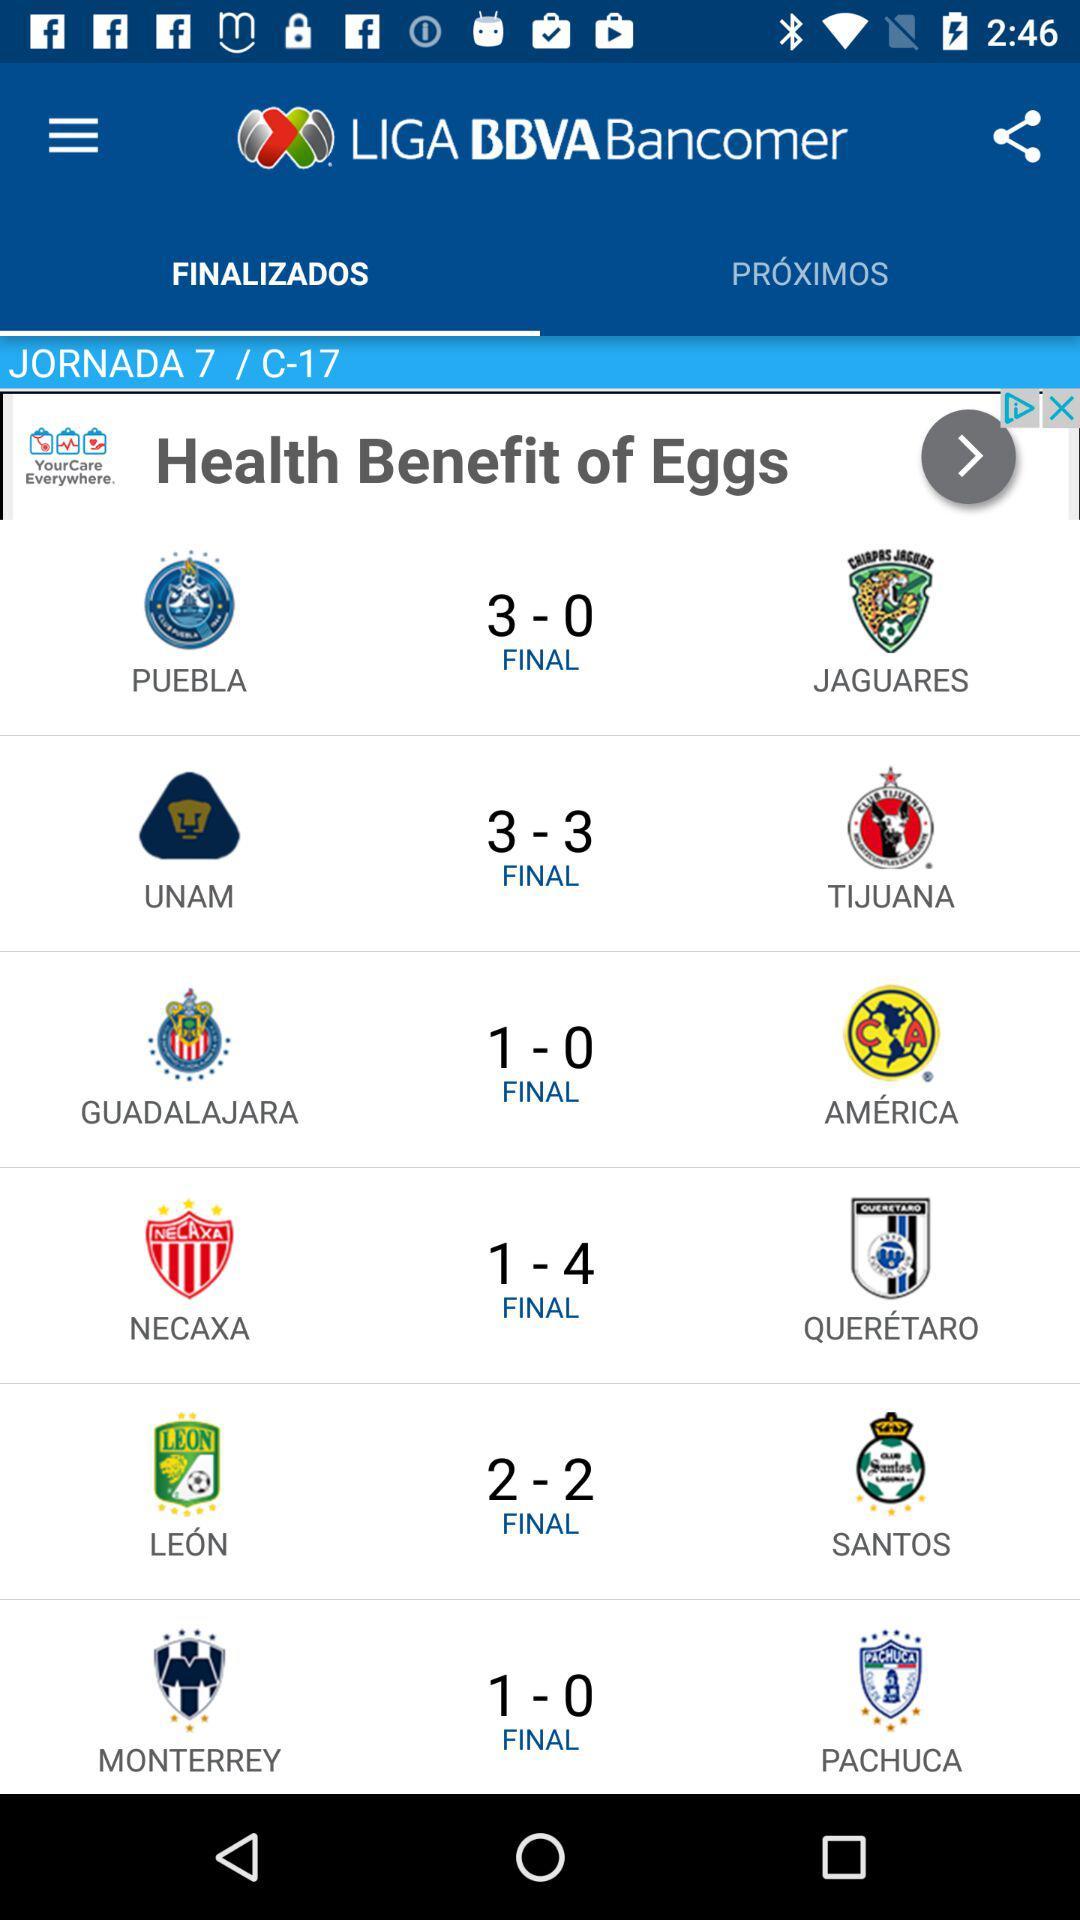 The image size is (1080, 1920). Describe the element at coordinates (540, 453) in the screenshot. I see `visit the advertiser page` at that location.